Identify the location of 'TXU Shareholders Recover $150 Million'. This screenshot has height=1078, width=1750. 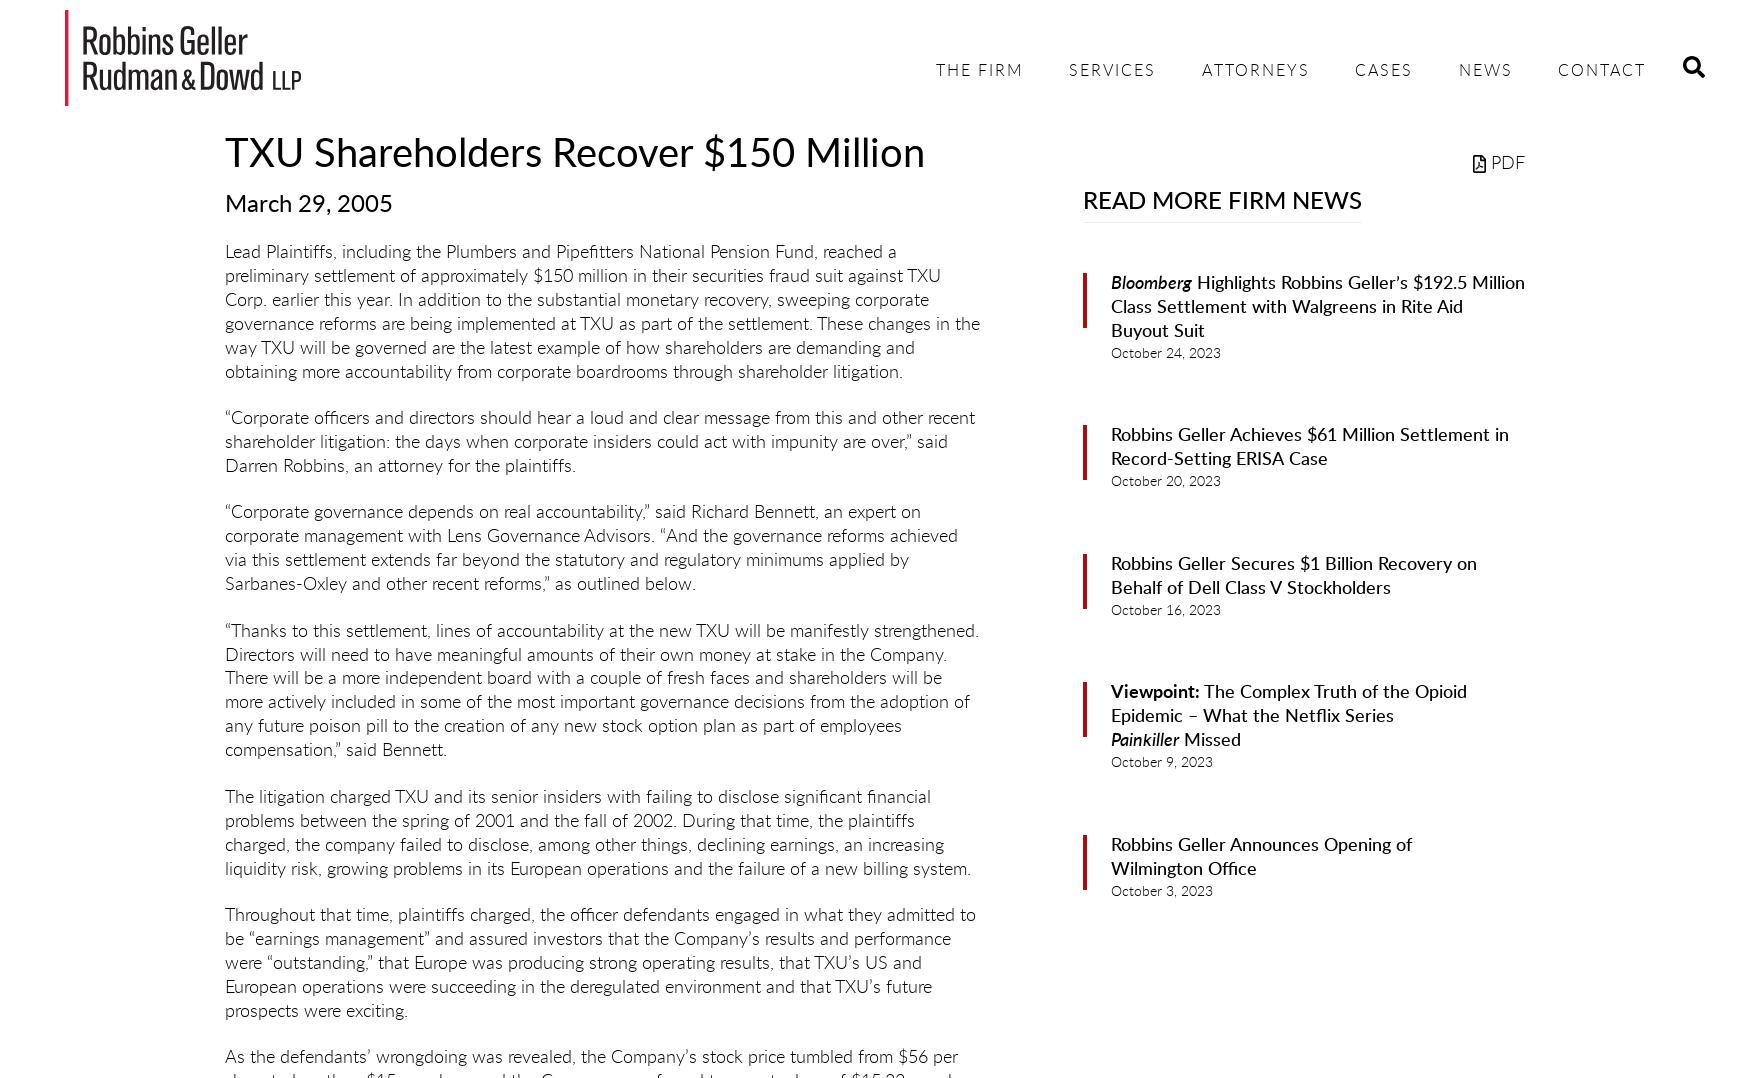
(575, 154).